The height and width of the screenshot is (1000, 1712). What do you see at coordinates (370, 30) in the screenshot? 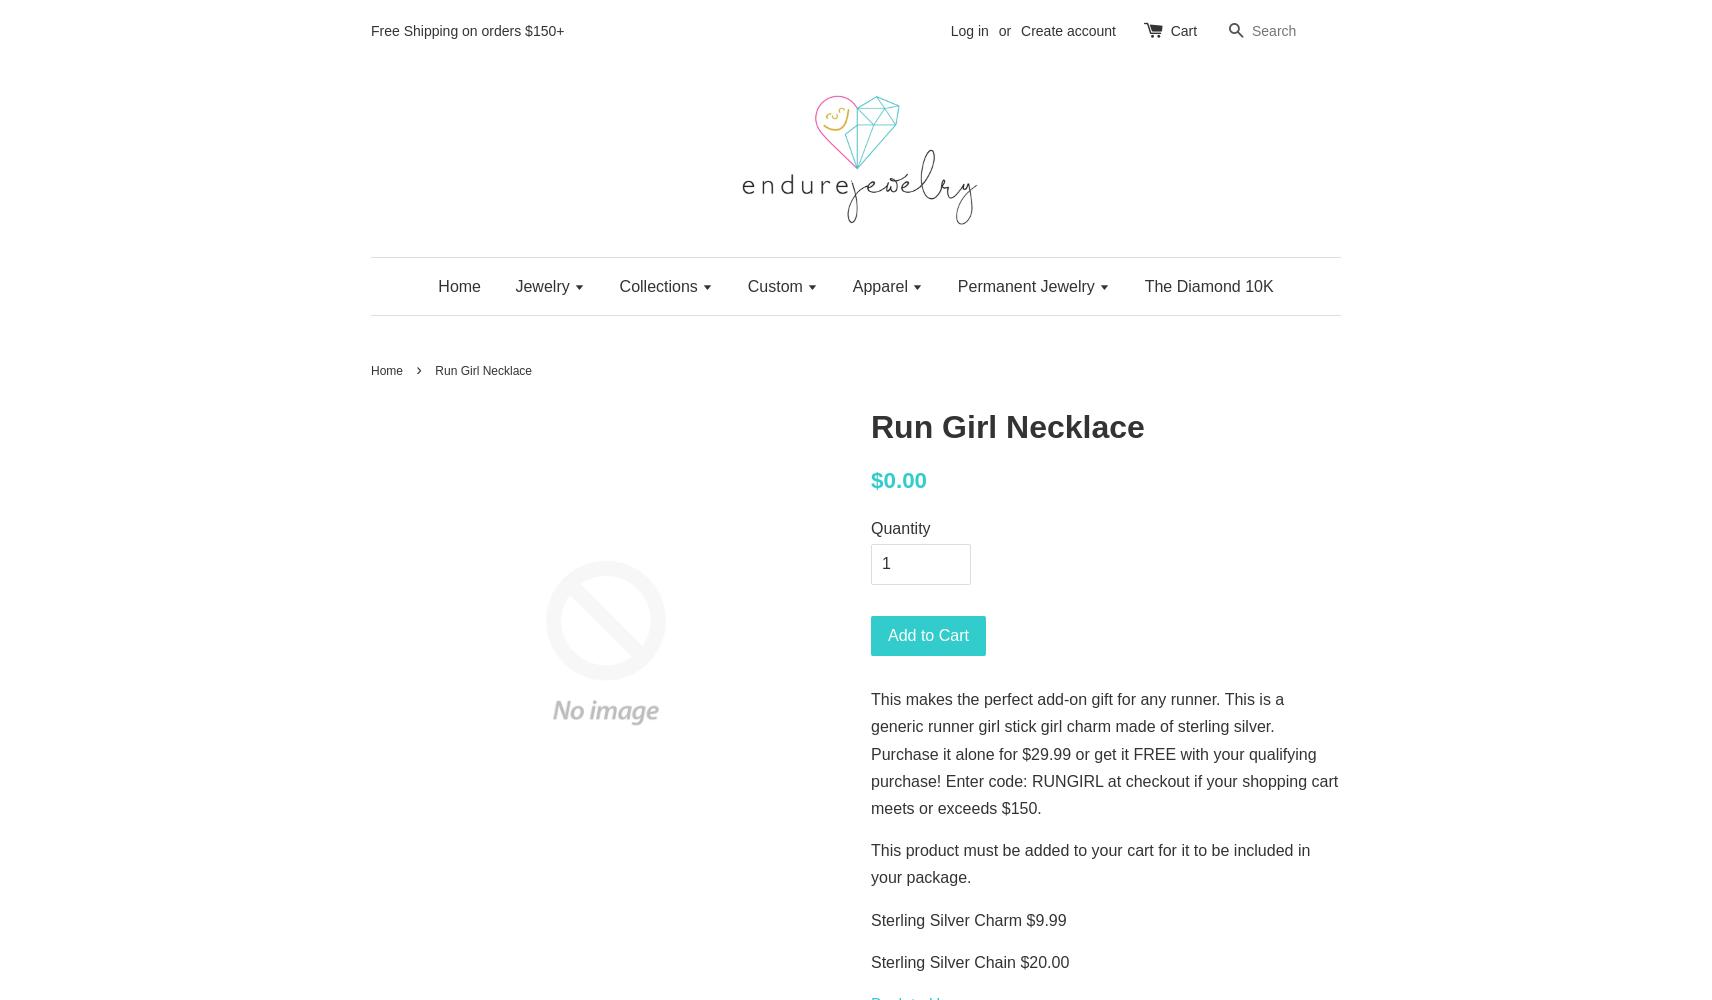
I see `'Free Shipping on orders $150+'` at bounding box center [370, 30].